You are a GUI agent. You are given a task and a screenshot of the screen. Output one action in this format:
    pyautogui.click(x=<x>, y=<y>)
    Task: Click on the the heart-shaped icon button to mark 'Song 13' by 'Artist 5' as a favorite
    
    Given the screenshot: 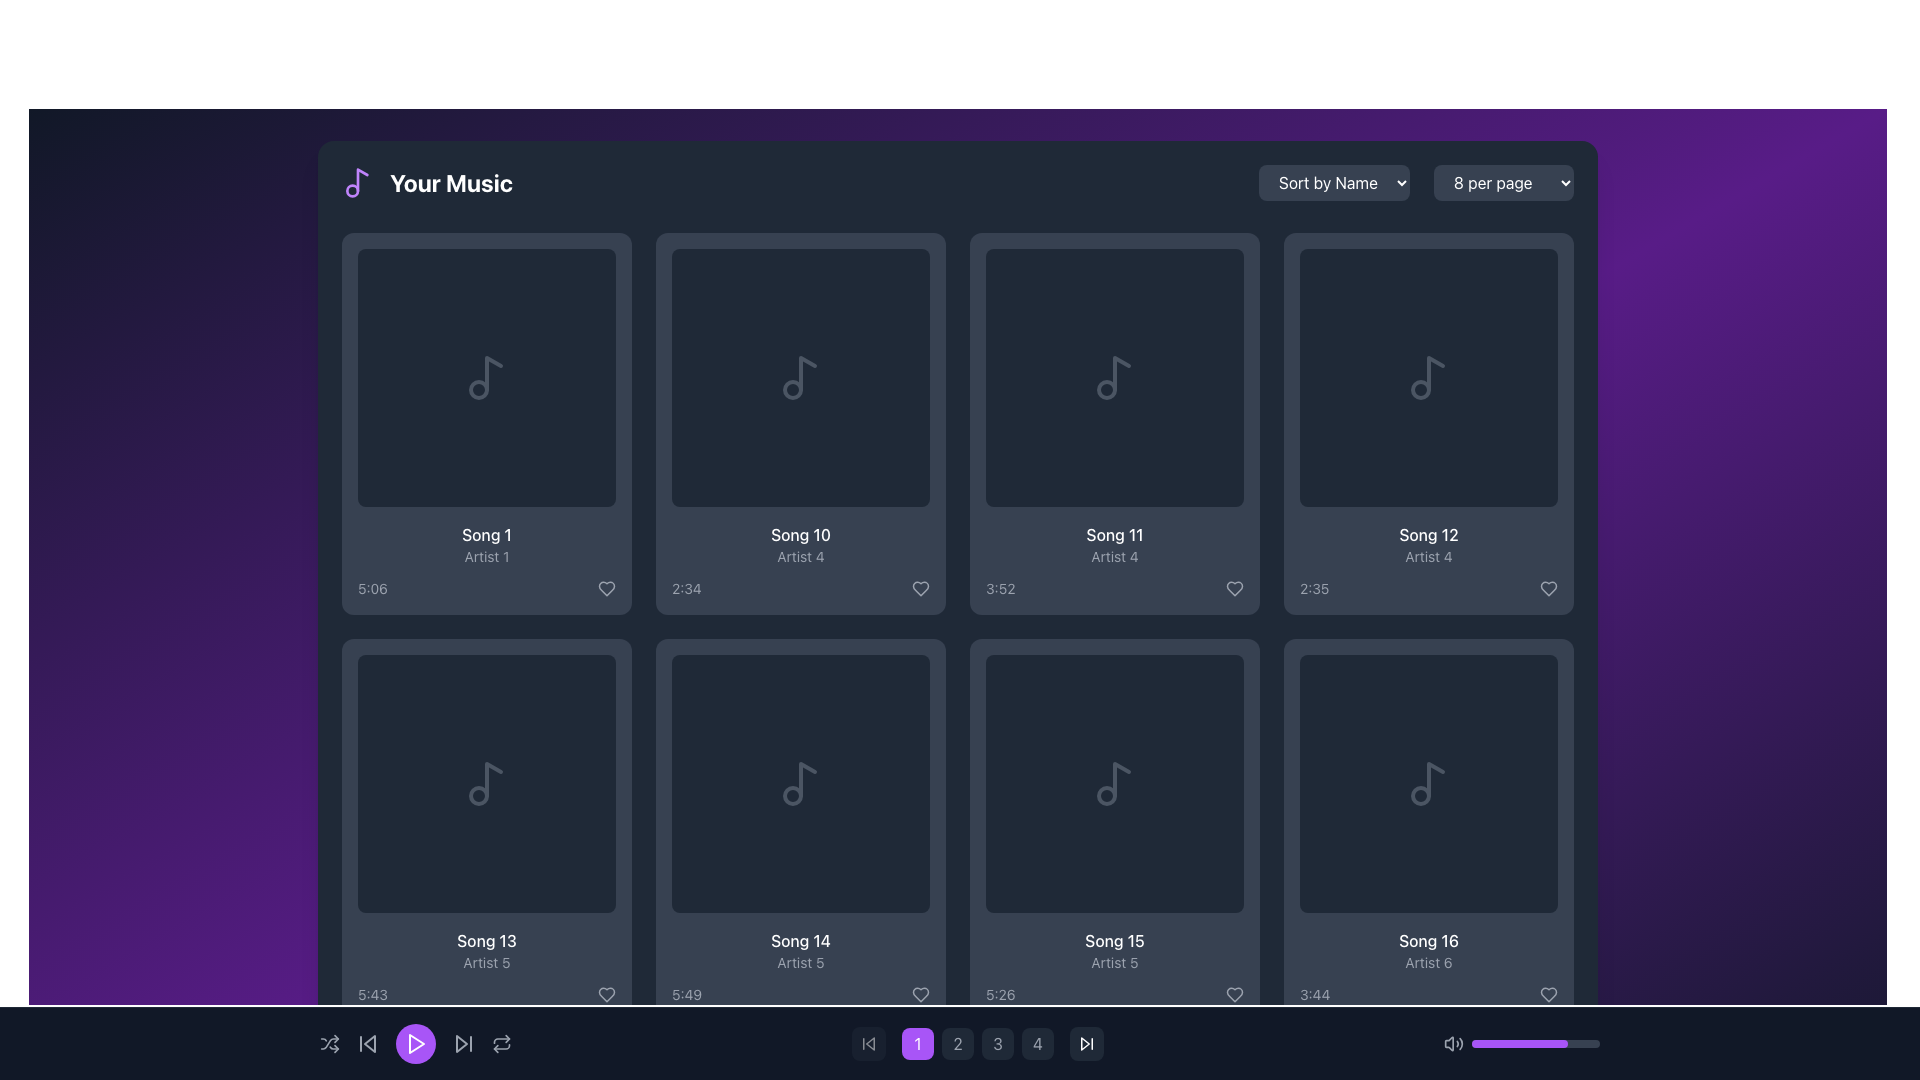 What is the action you would take?
    pyautogui.click(x=605, y=995)
    